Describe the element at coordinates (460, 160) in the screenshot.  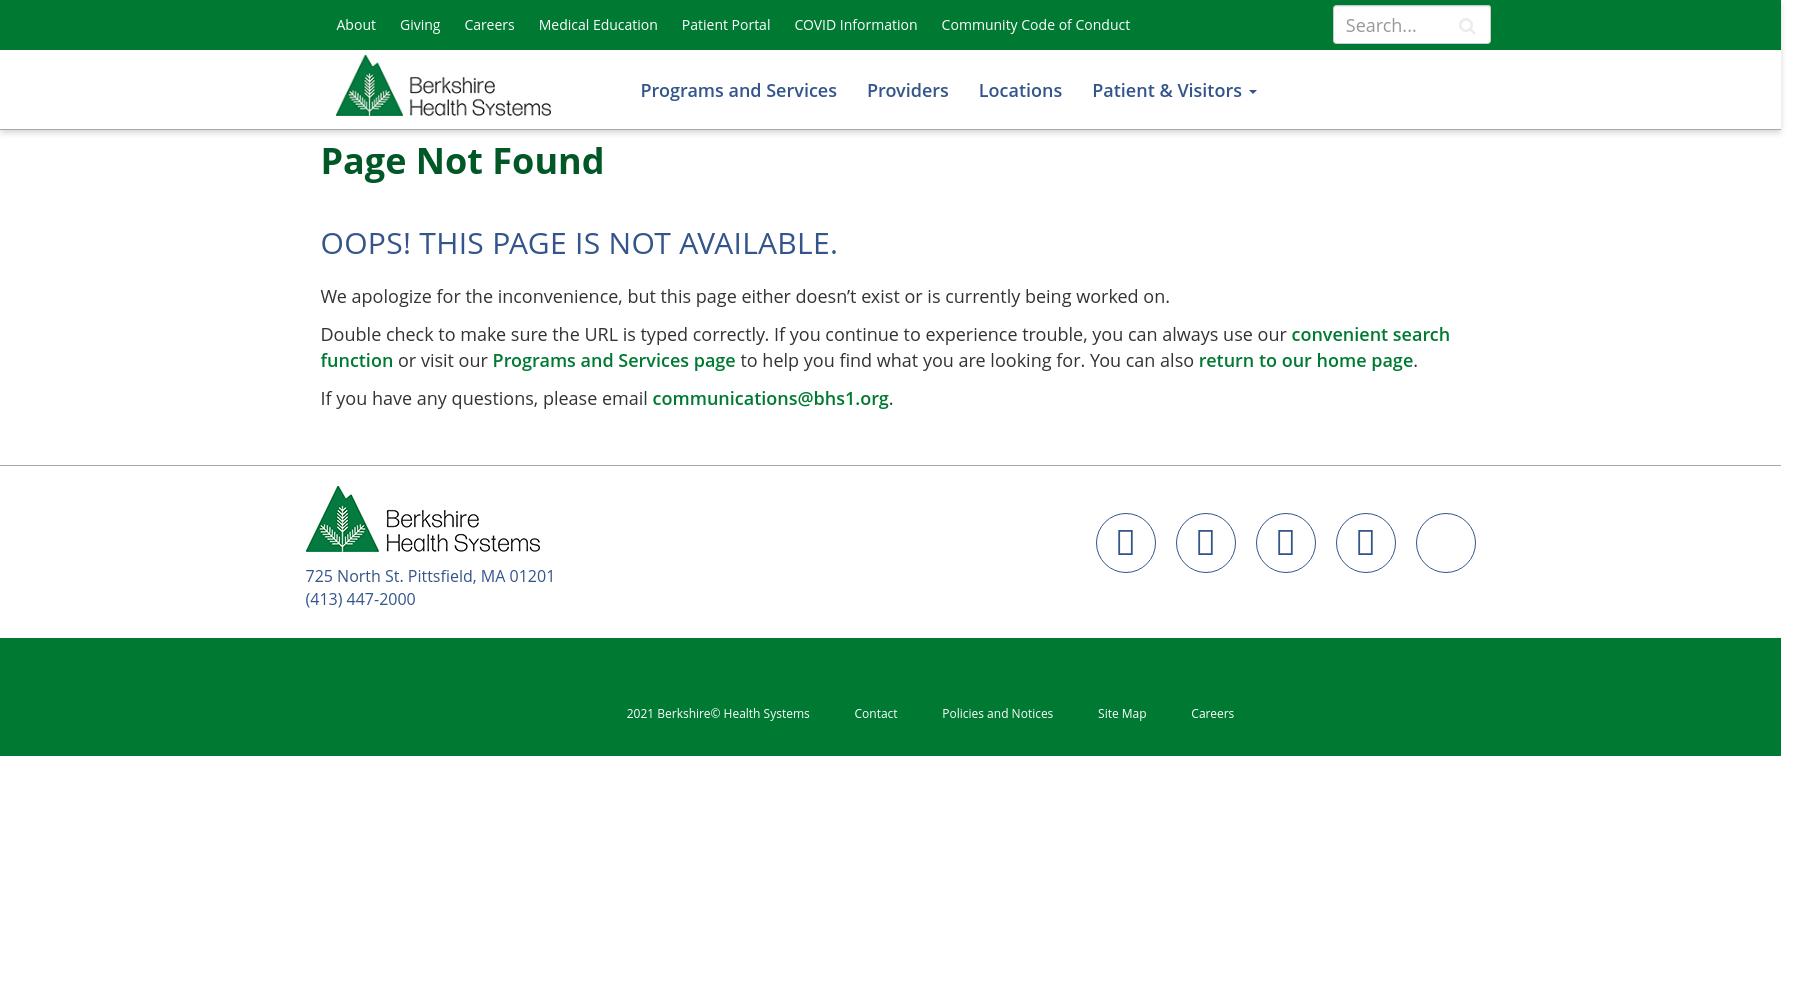
I see `'Page Not Found'` at that location.